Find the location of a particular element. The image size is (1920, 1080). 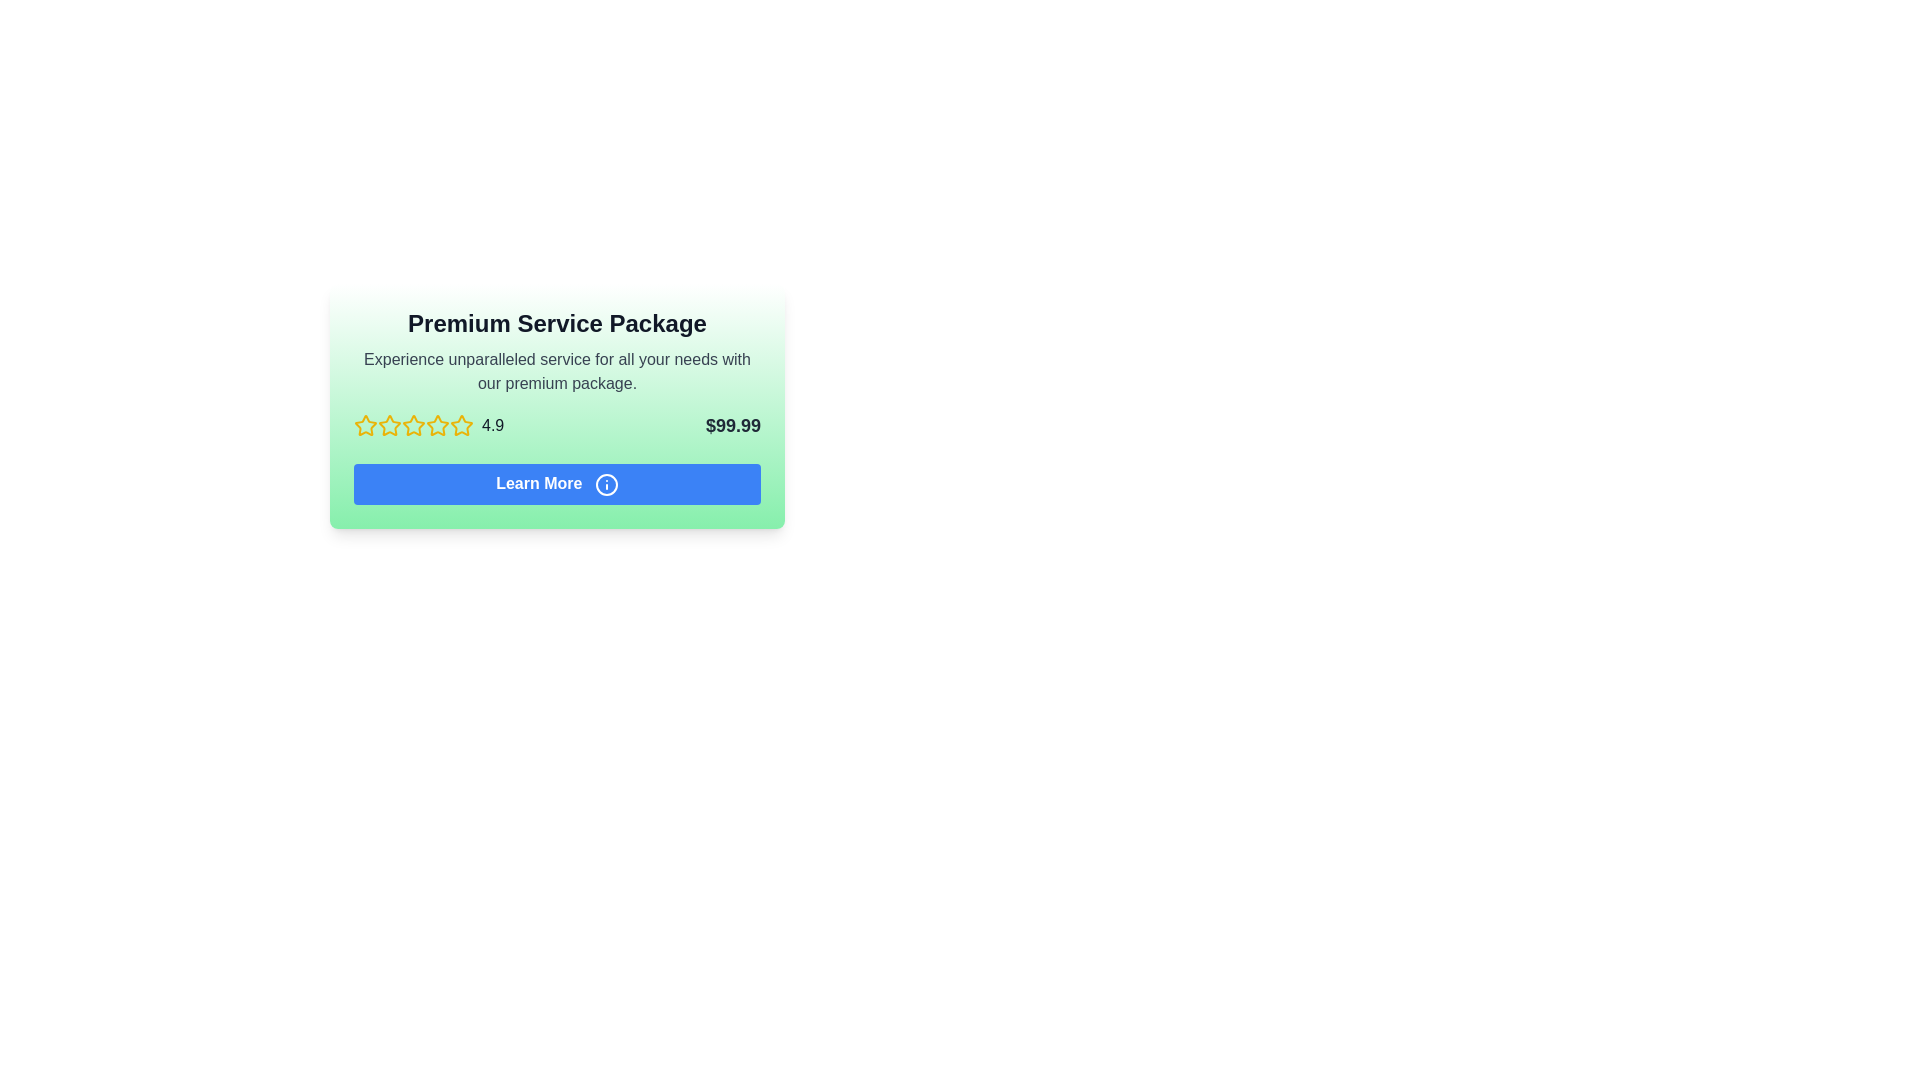

the fourth star icon in the five-star rating system below the 'Premium Service Package' heading to indicate the rating level is located at coordinates (412, 424).